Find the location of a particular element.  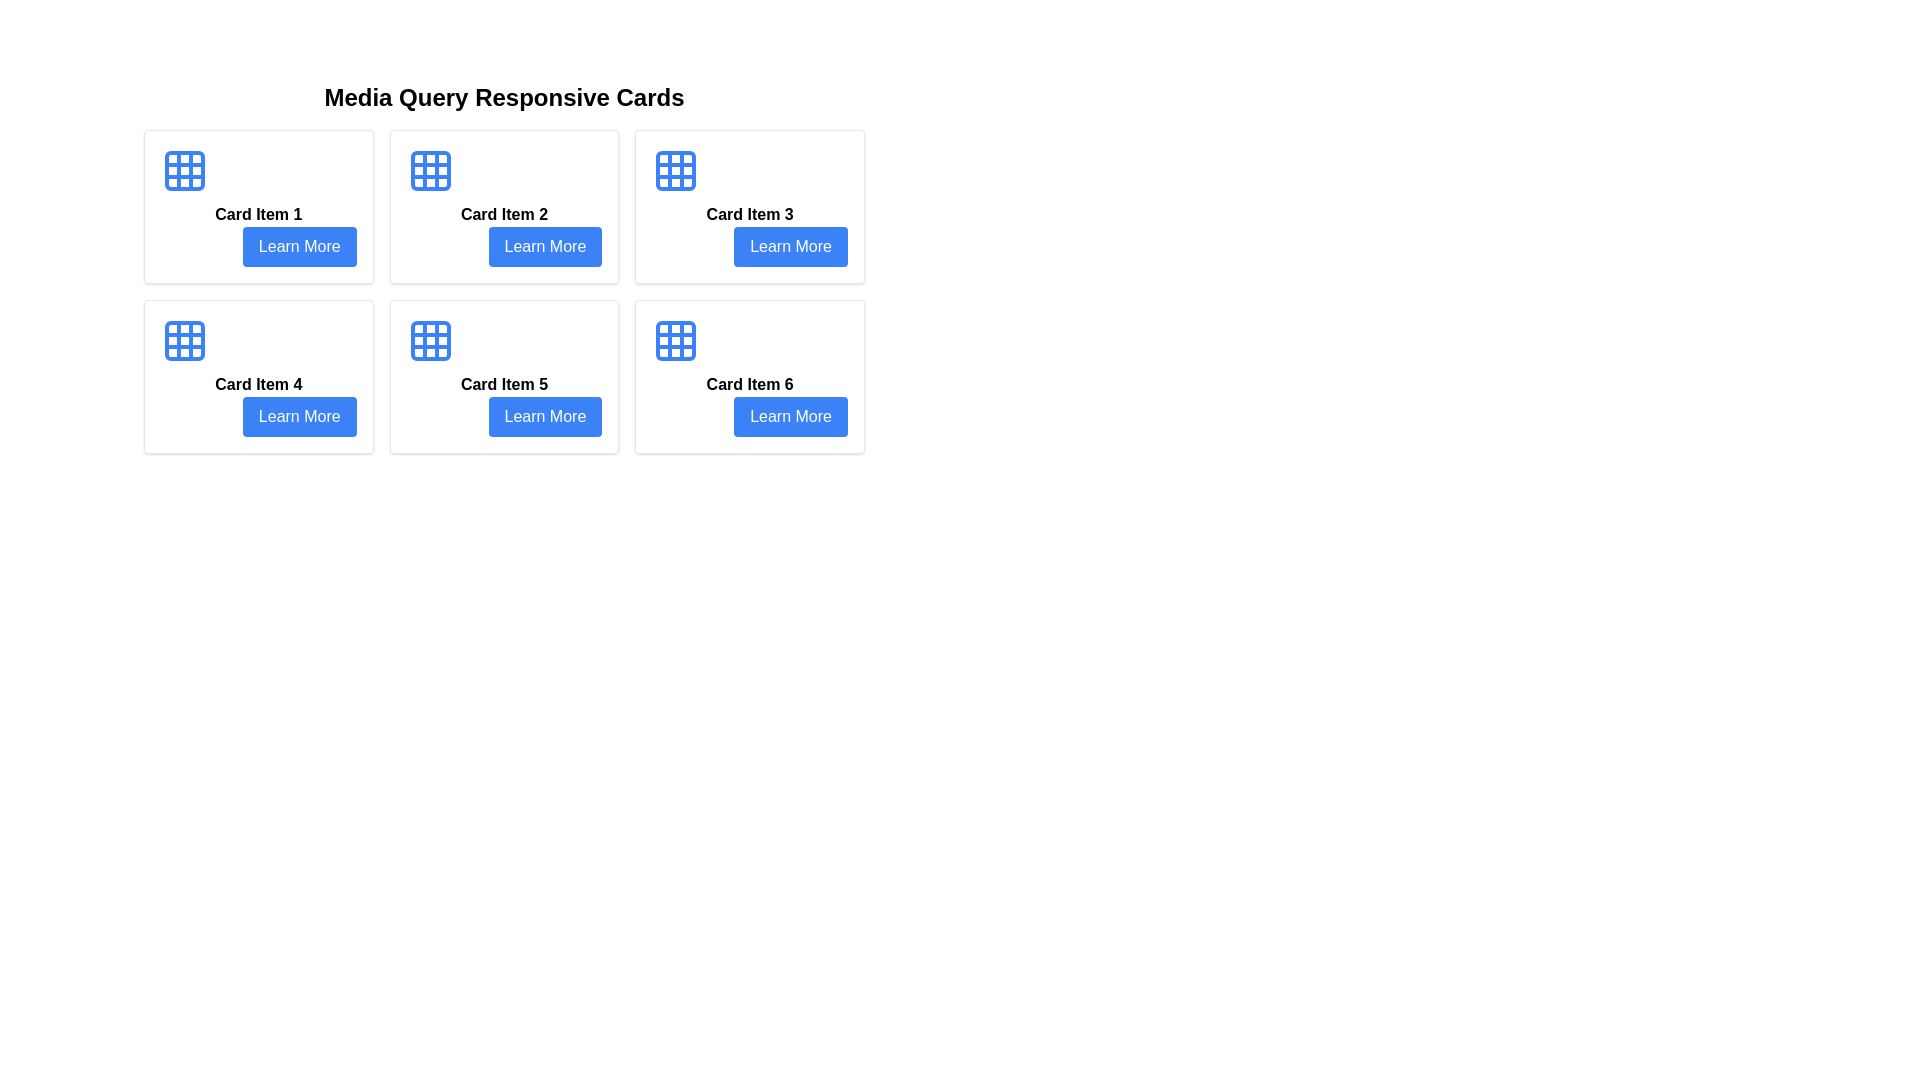

the decorative icon located at the top-left corner of 'Card Item 4' in the bottom-left corner of the grid layout is located at coordinates (185, 339).